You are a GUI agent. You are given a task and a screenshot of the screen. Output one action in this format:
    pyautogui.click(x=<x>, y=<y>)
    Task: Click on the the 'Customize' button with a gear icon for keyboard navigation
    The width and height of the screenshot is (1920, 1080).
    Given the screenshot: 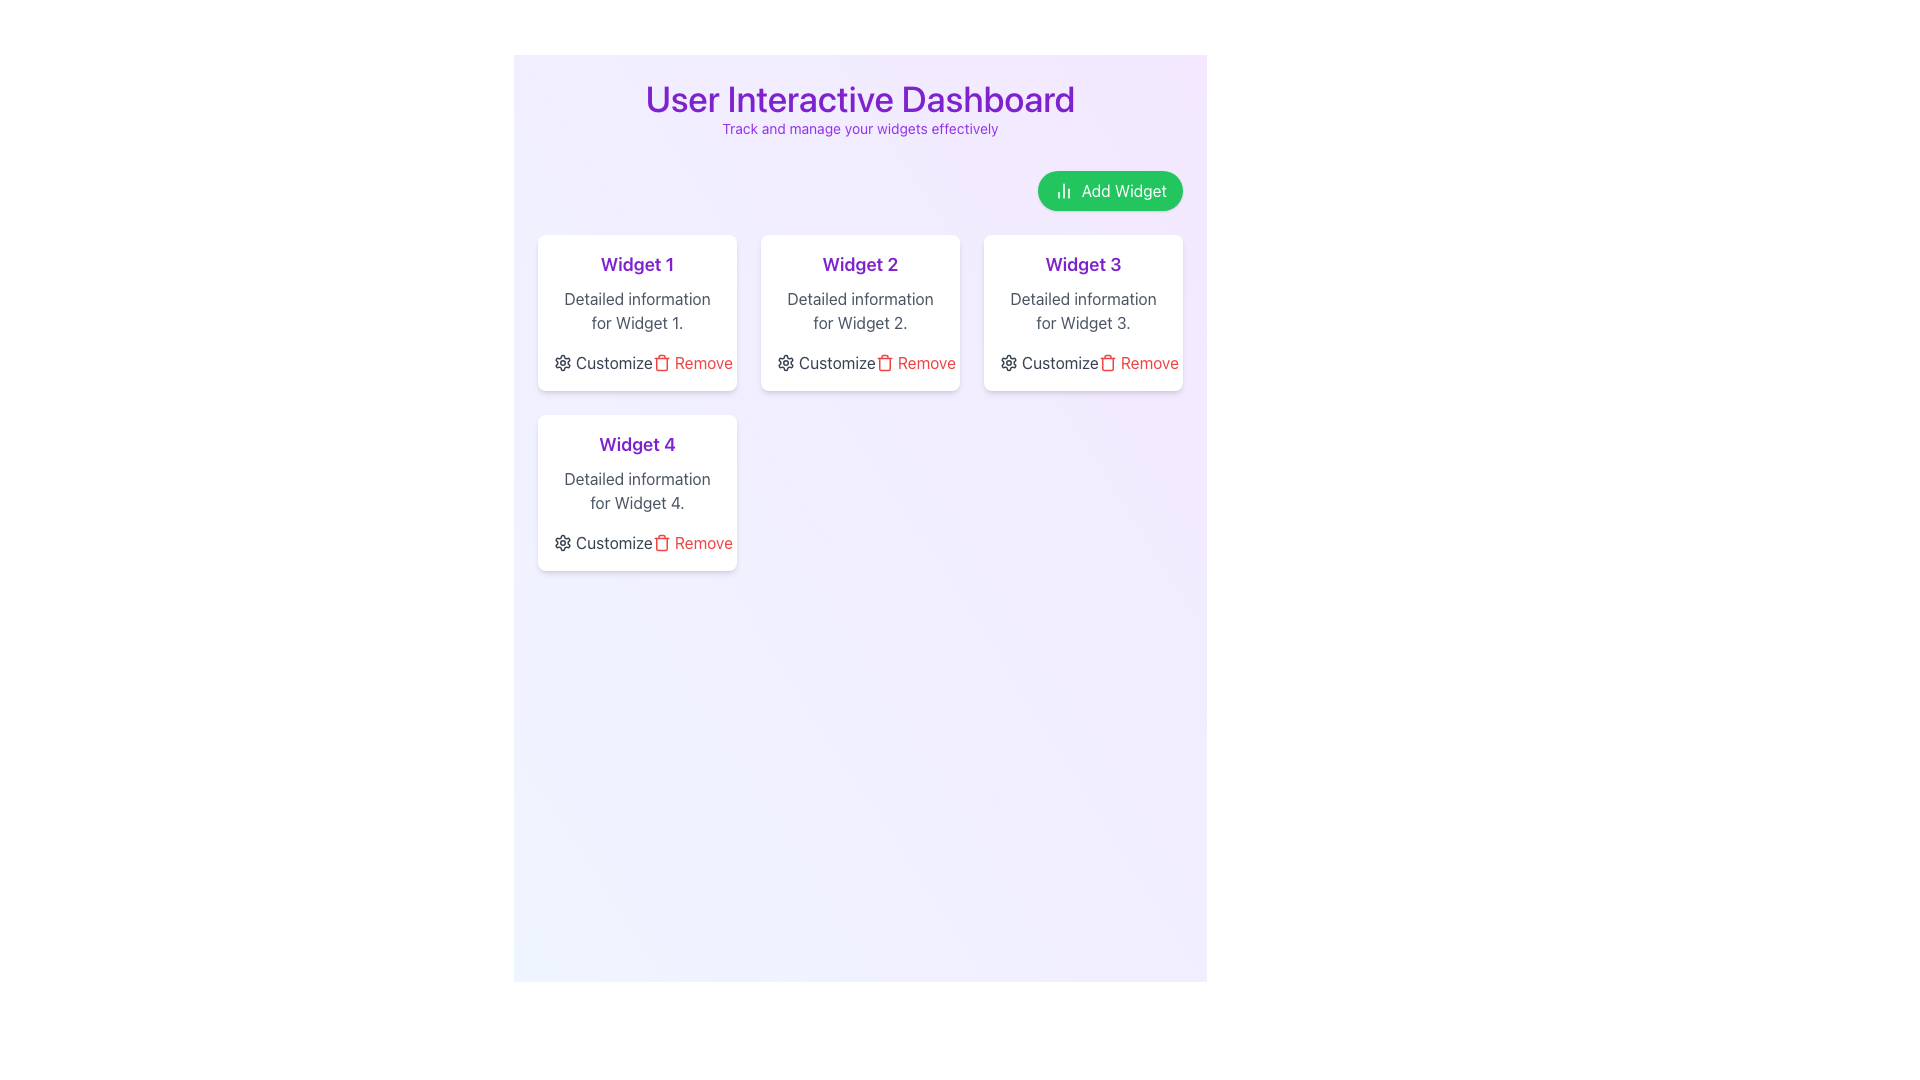 What is the action you would take?
    pyautogui.click(x=1048, y=362)
    